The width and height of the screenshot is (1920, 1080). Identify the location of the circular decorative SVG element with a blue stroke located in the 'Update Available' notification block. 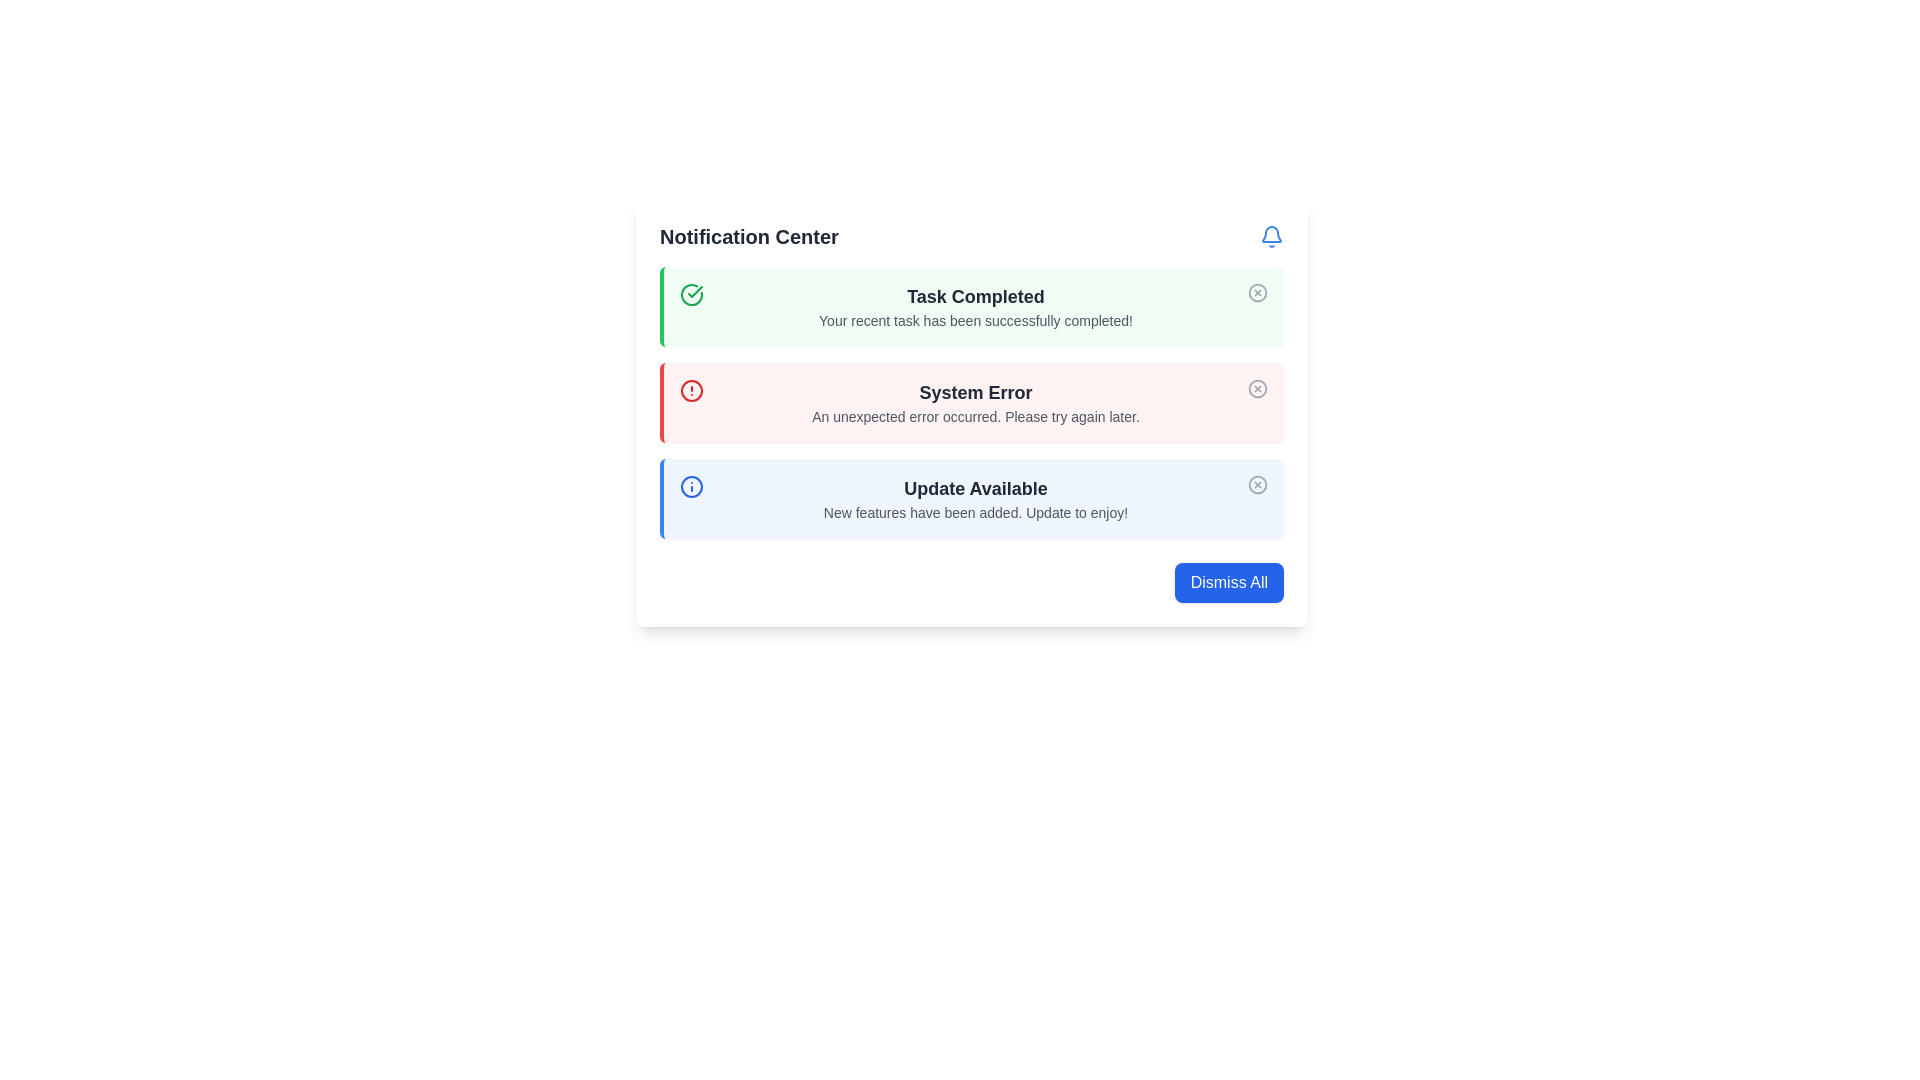
(691, 486).